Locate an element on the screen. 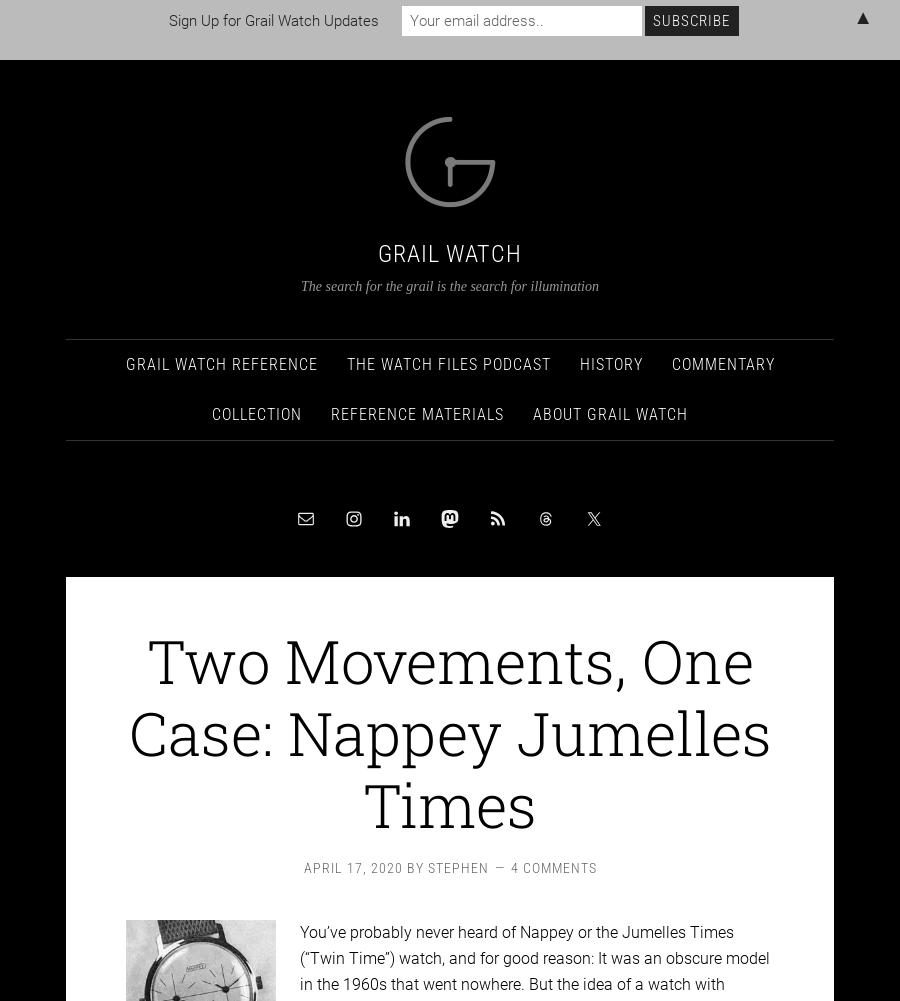 The image size is (900, 1001). 'History' is located at coordinates (610, 346).